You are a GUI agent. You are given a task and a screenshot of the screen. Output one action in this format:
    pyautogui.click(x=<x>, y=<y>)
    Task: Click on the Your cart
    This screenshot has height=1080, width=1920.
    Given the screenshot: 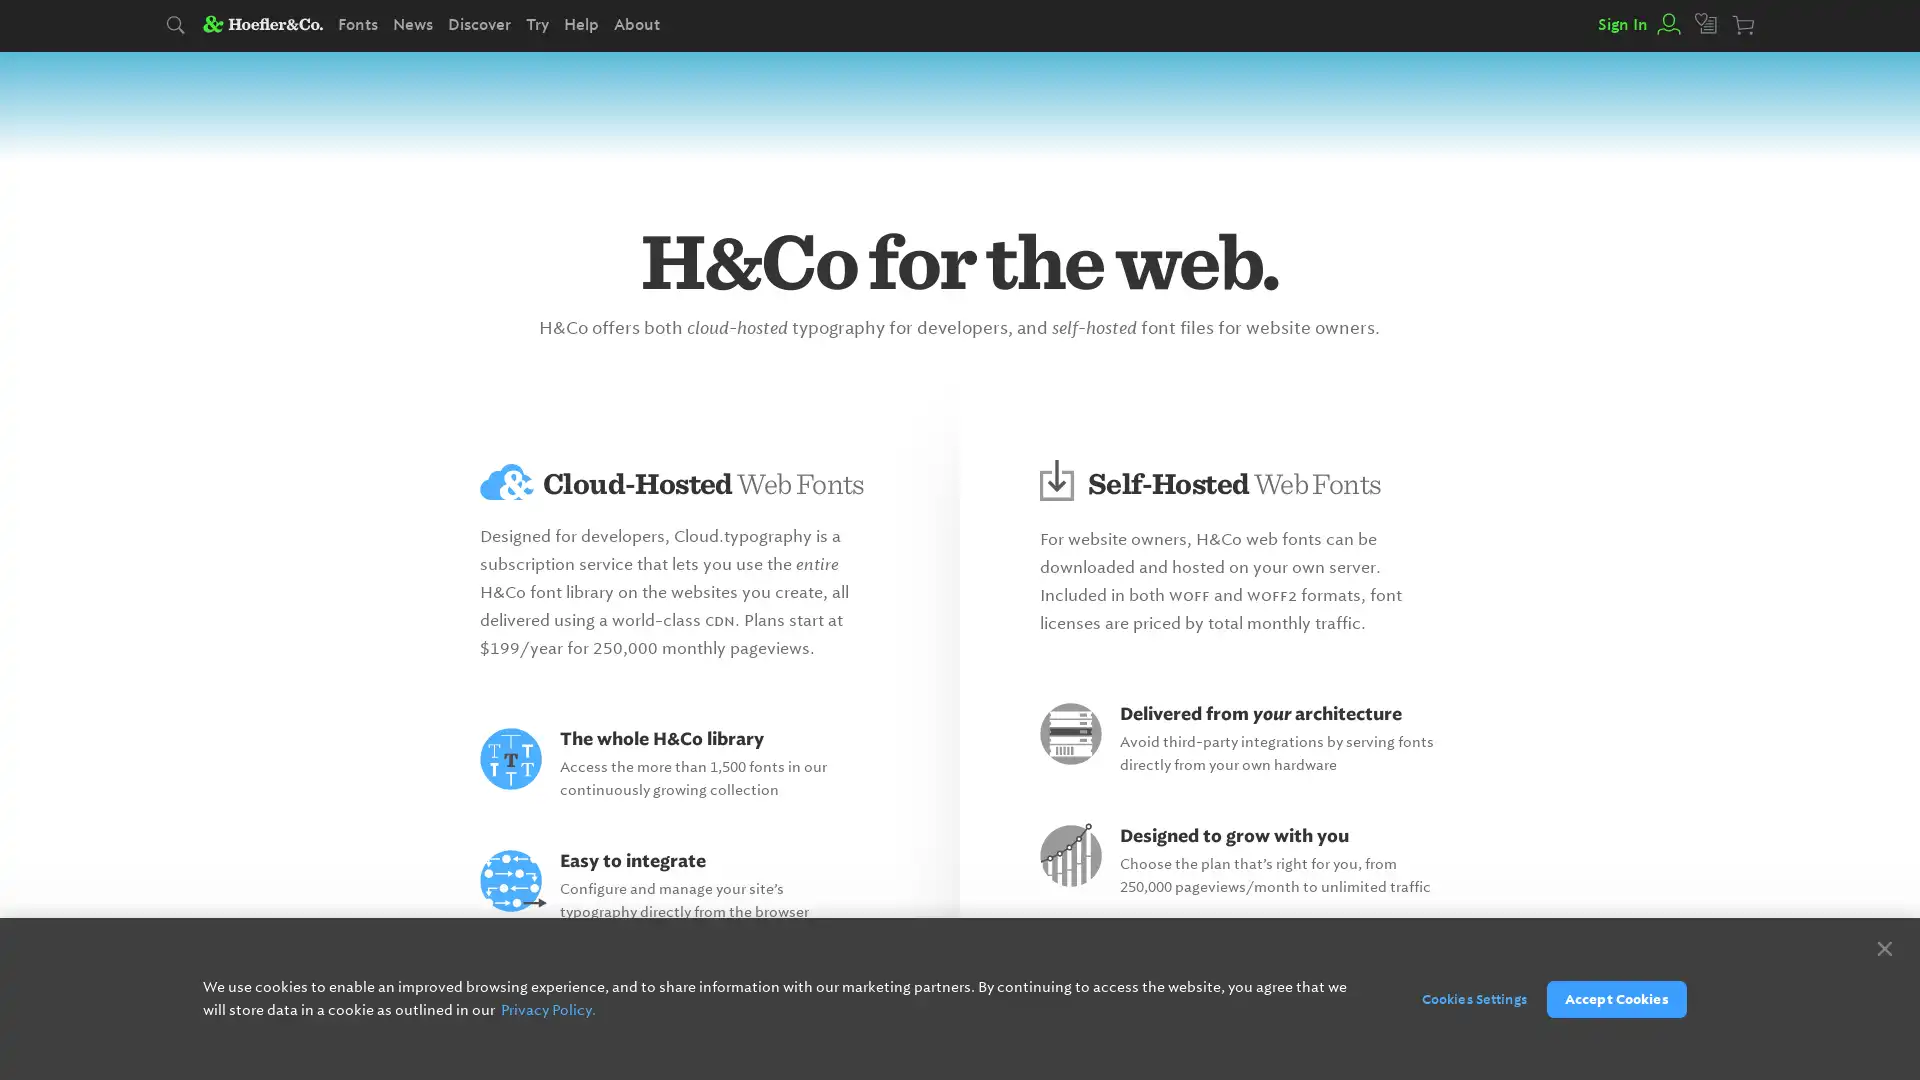 What is the action you would take?
    pyautogui.click(x=1744, y=26)
    